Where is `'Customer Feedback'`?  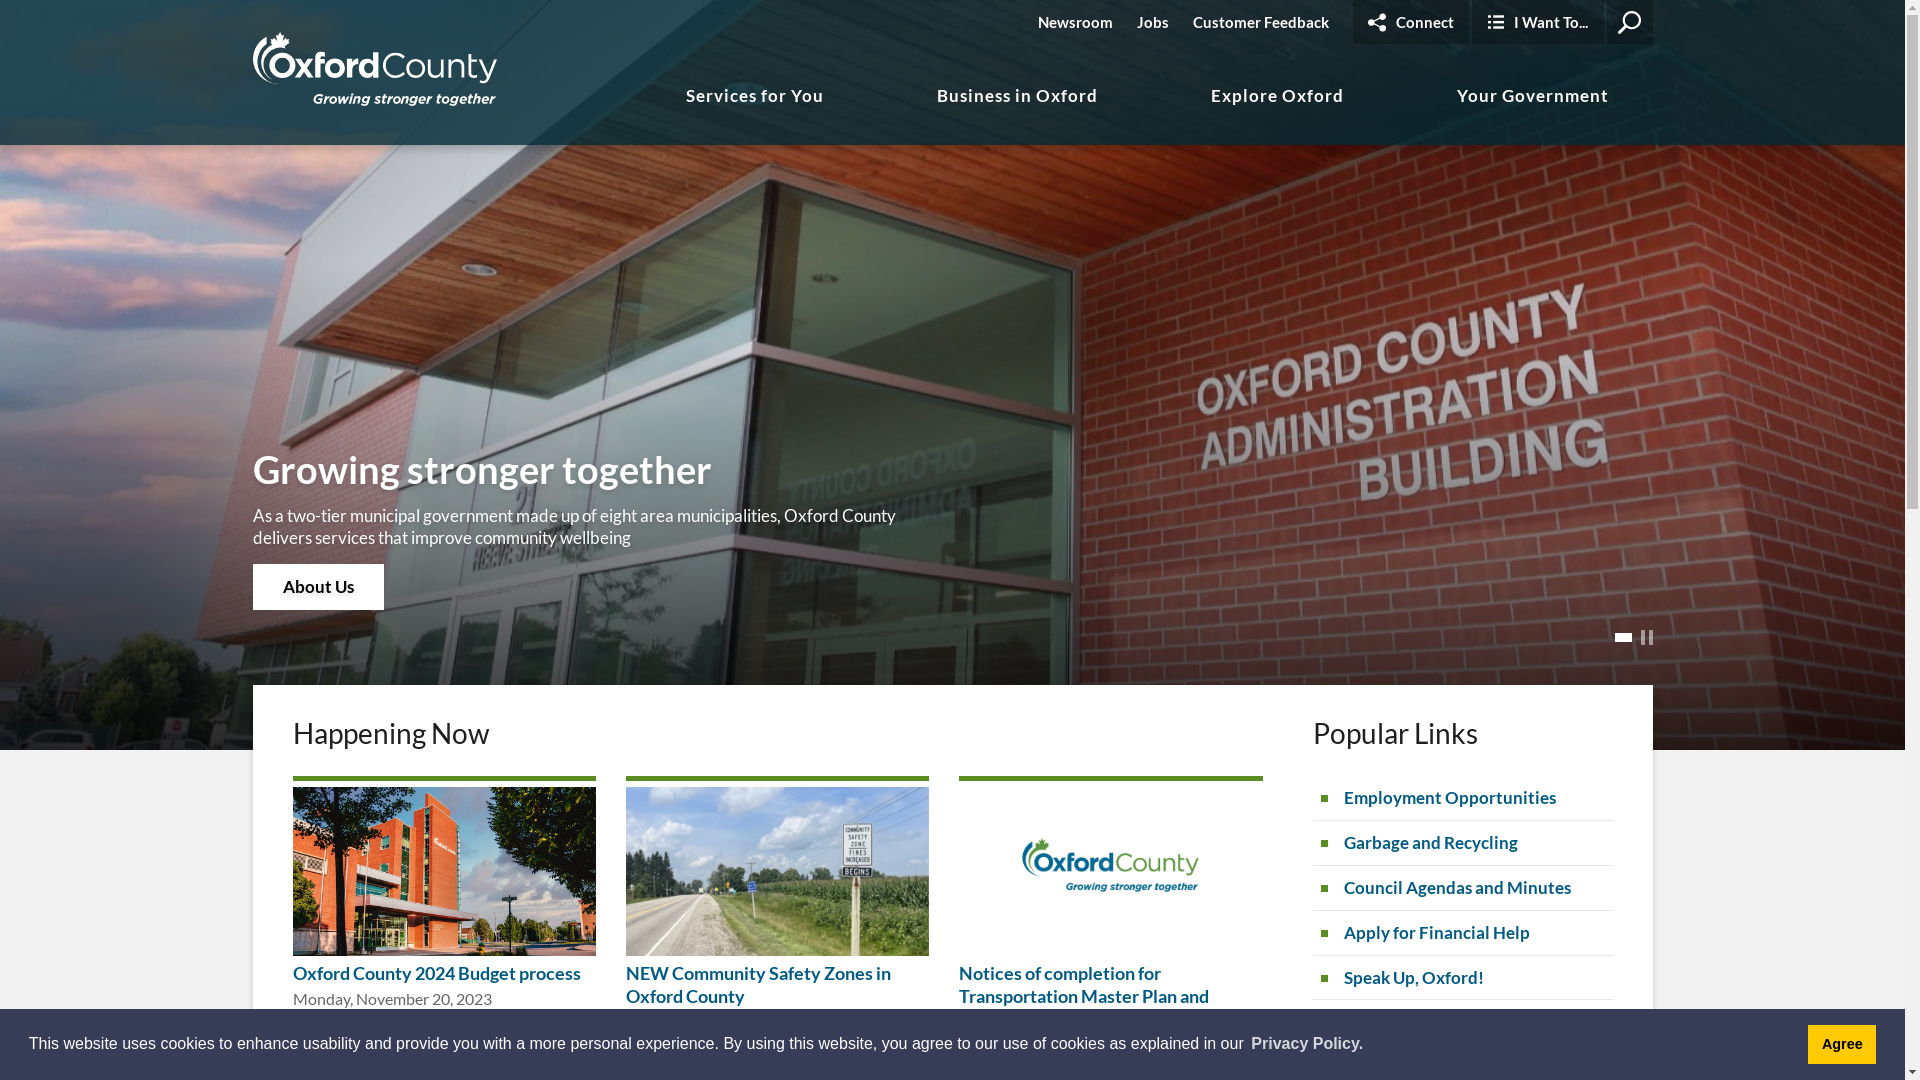
'Customer Feedback' is located at coordinates (1258, 22).